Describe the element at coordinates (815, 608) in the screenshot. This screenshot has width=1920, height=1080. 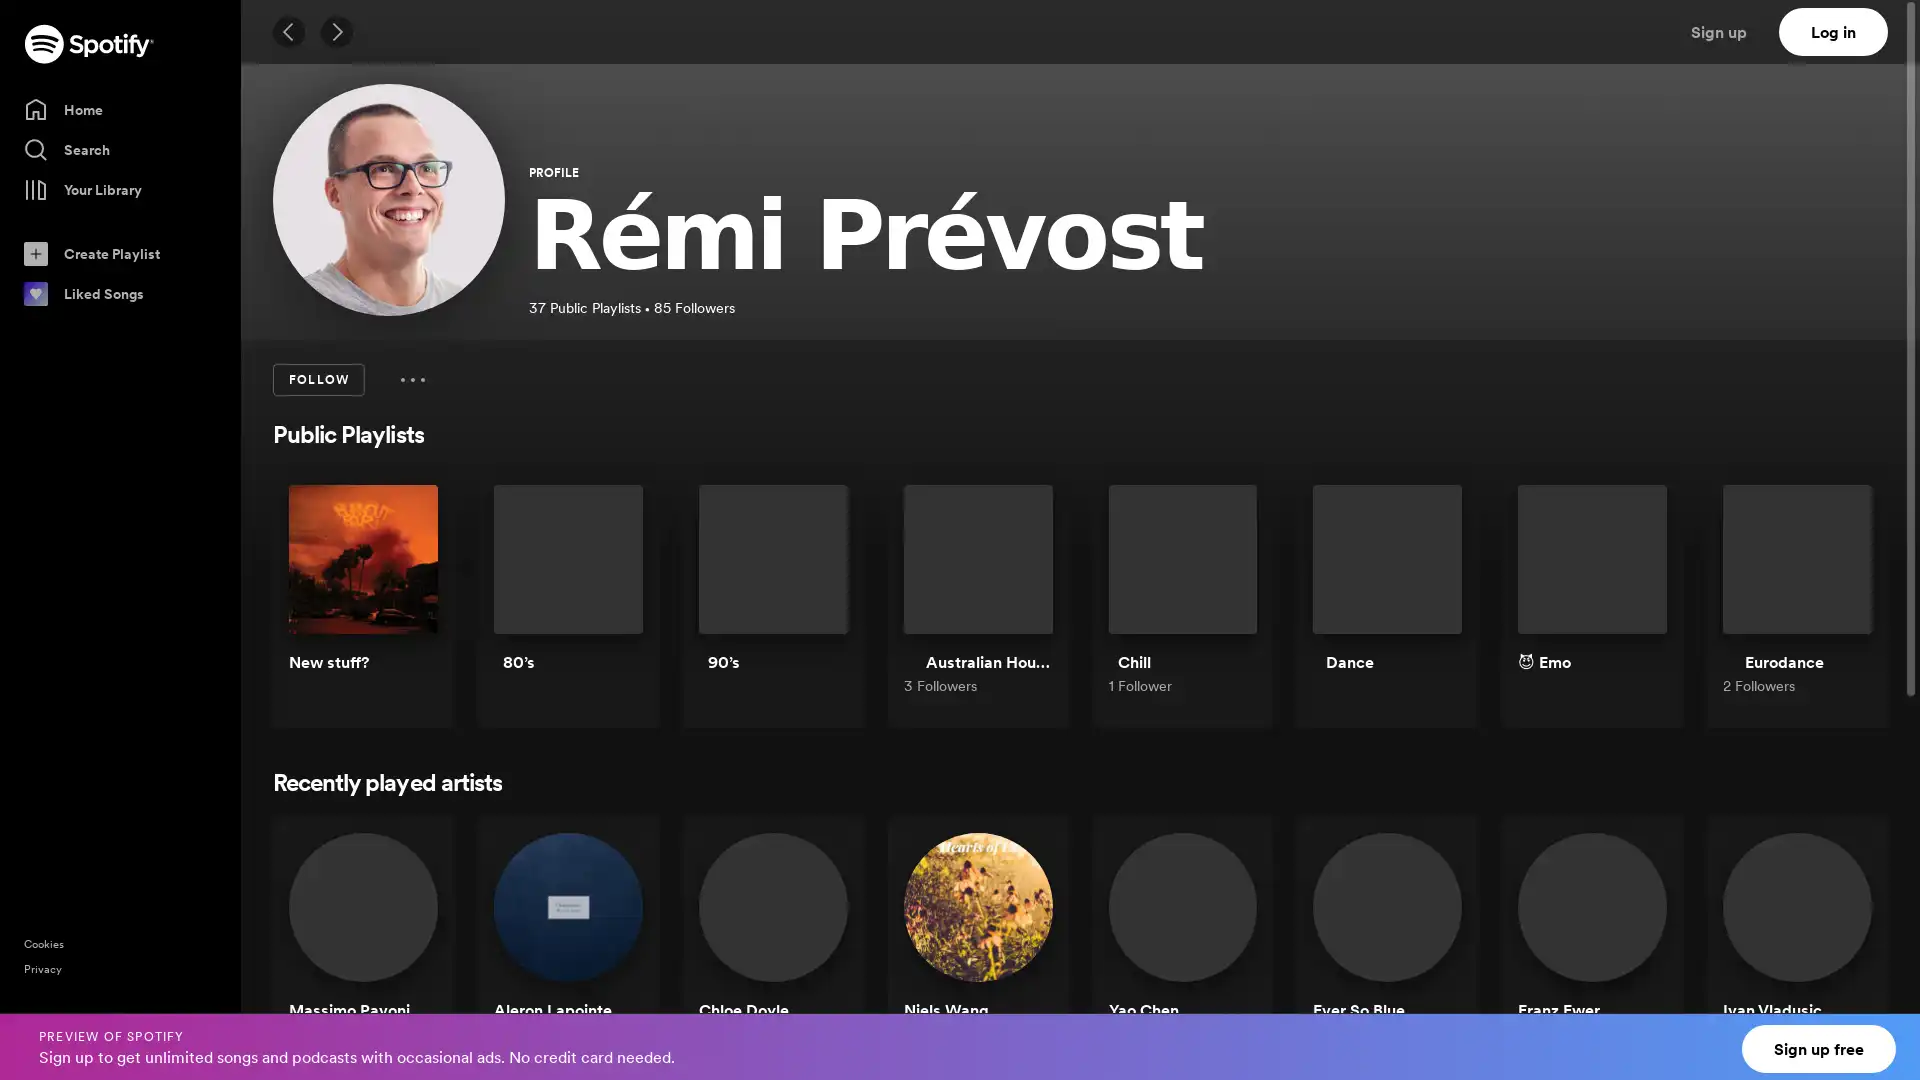
I see `Play 90s` at that location.